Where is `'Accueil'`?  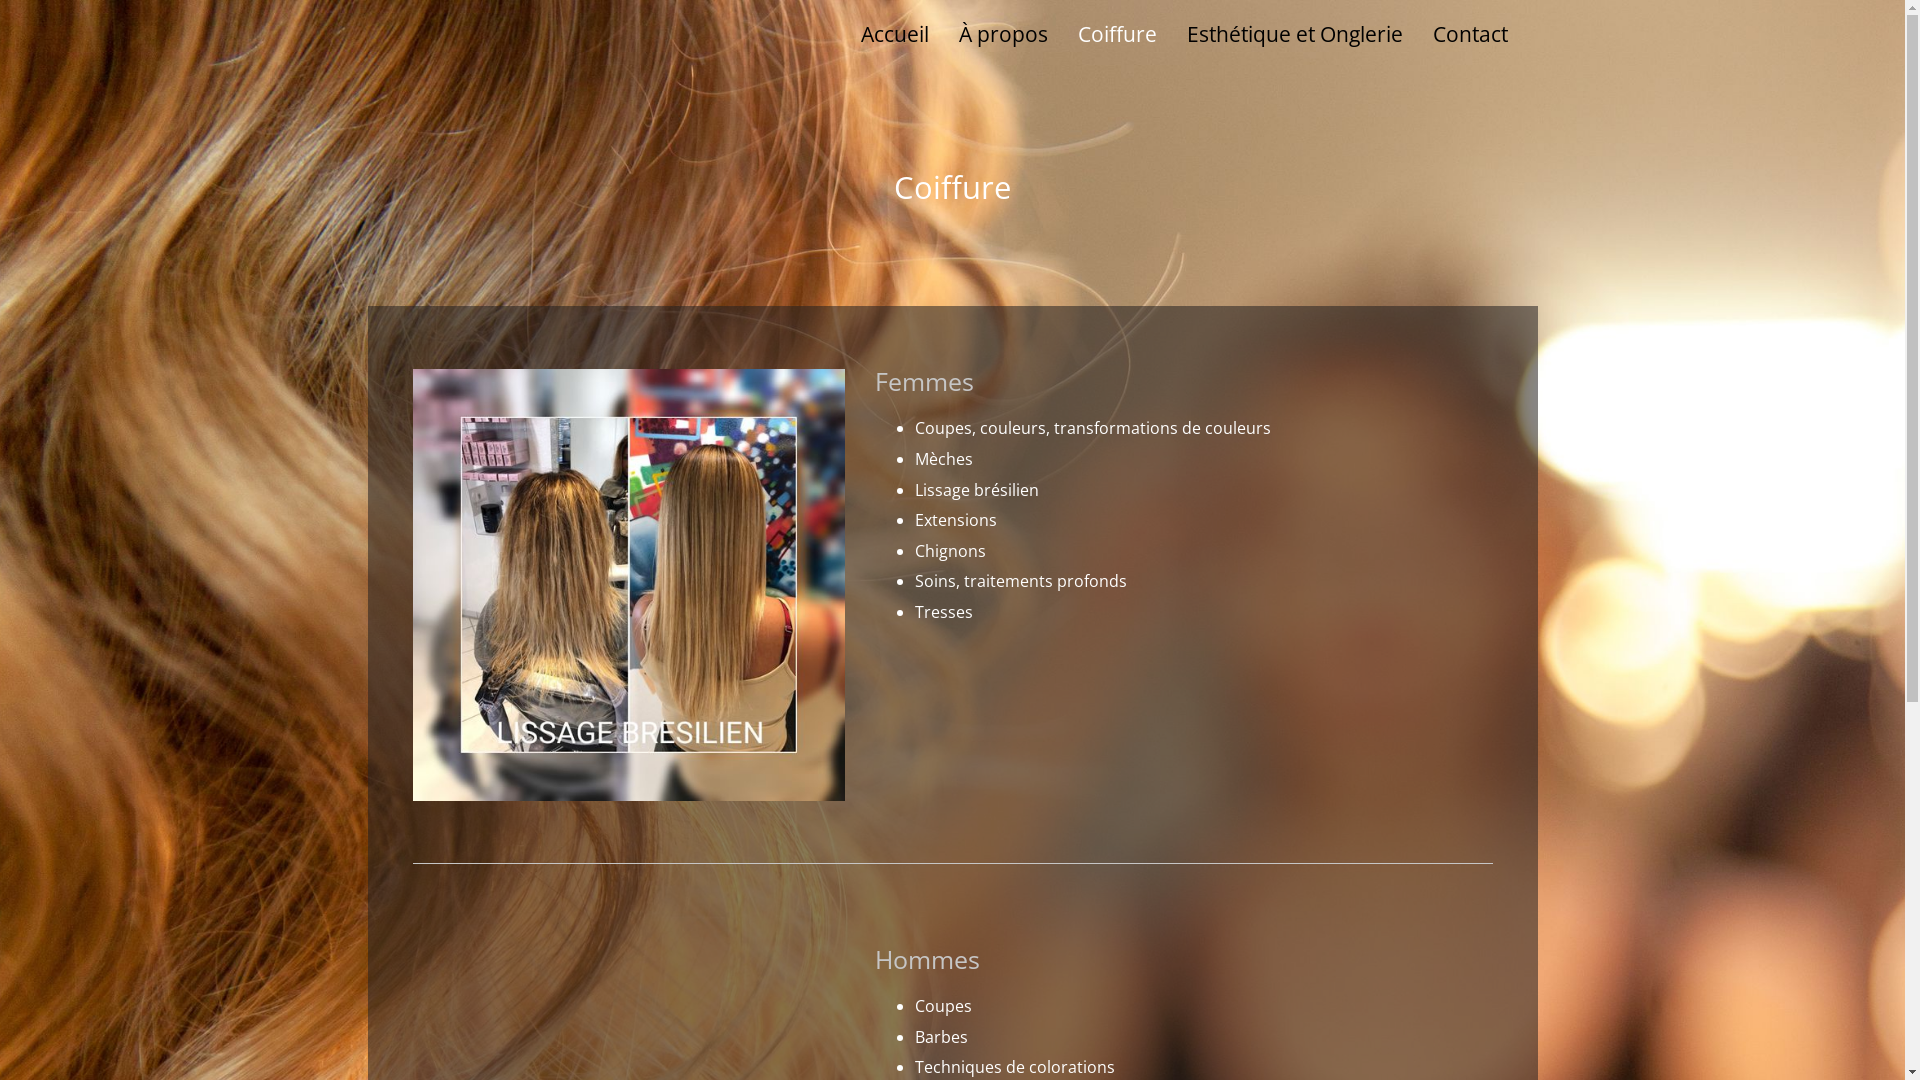
'Accueil' is located at coordinates (892, 34).